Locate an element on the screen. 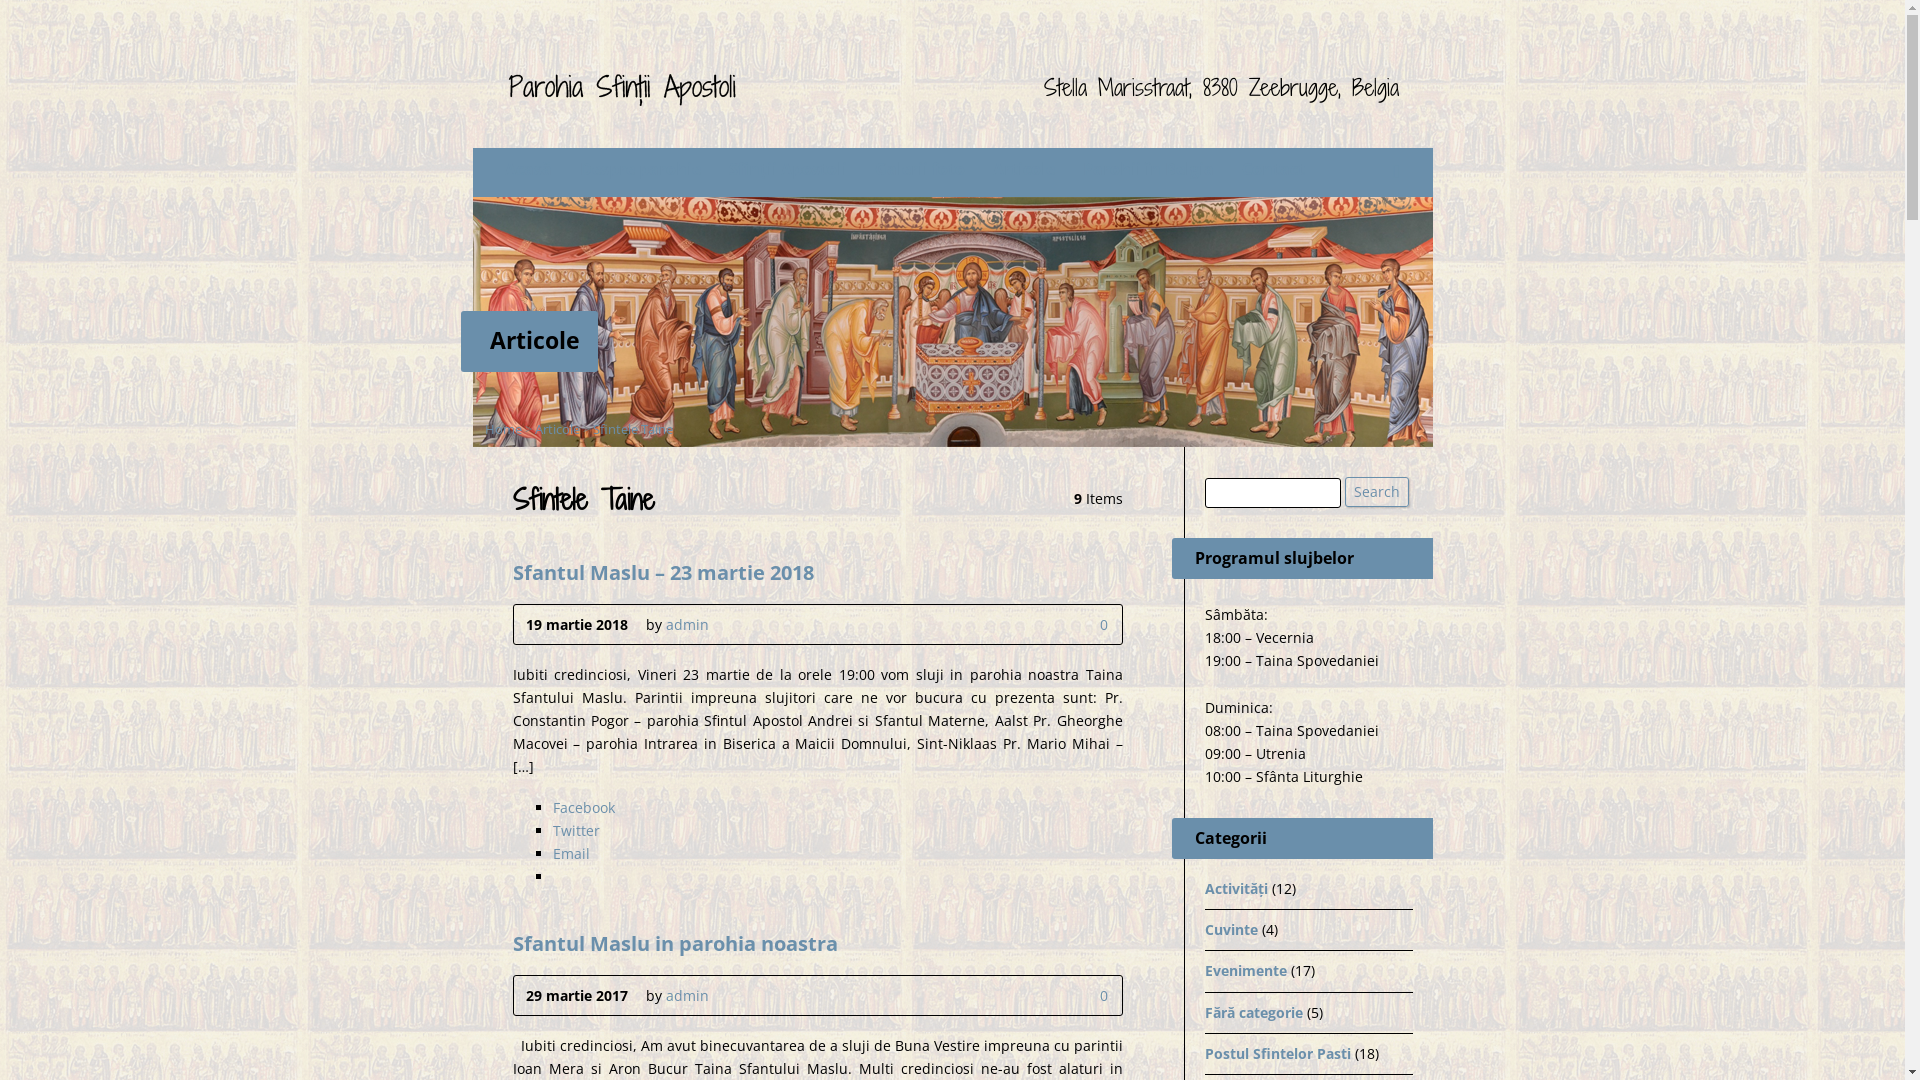 The width and height of the screenshot is (1920, 1080). 'Evenimente' is located at coordinates (1243, 969).